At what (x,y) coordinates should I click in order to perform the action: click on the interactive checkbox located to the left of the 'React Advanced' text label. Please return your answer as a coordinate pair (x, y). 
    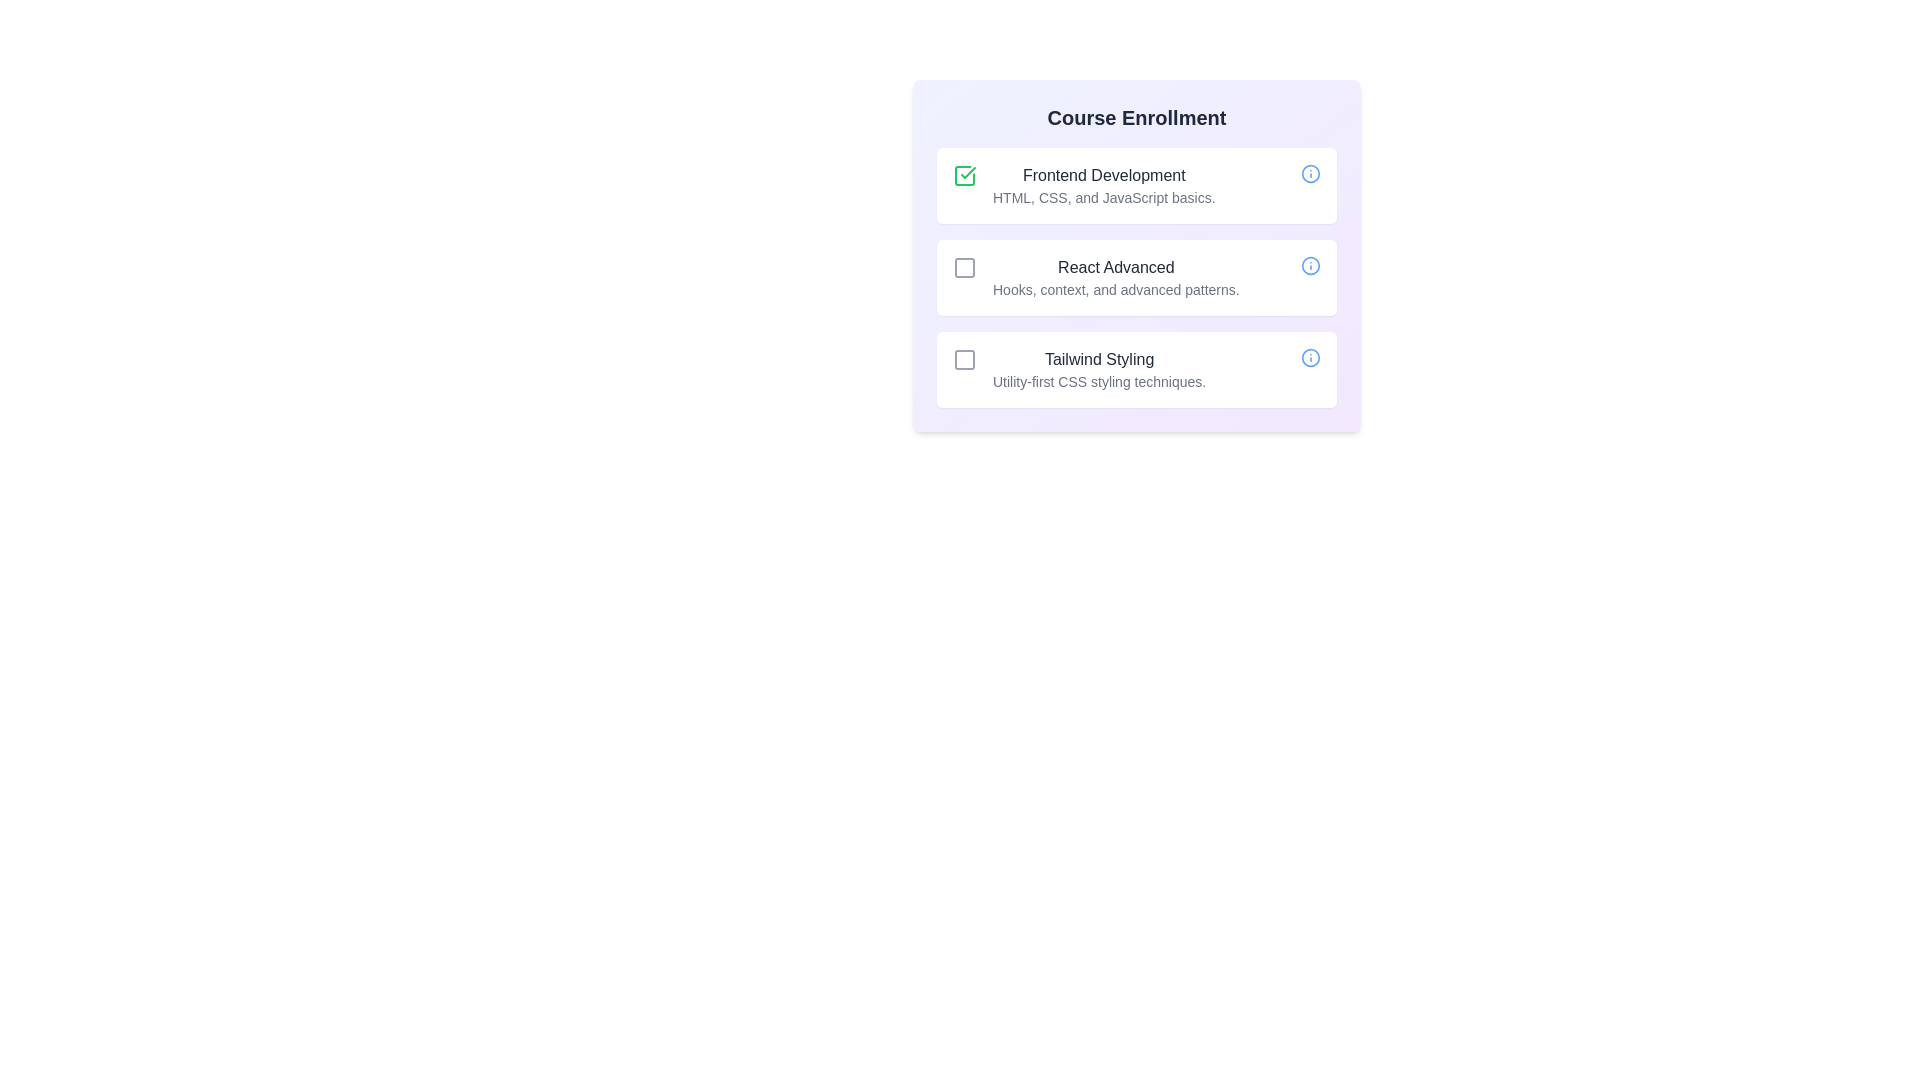
    Looking at the image, I should click on (964, 266).